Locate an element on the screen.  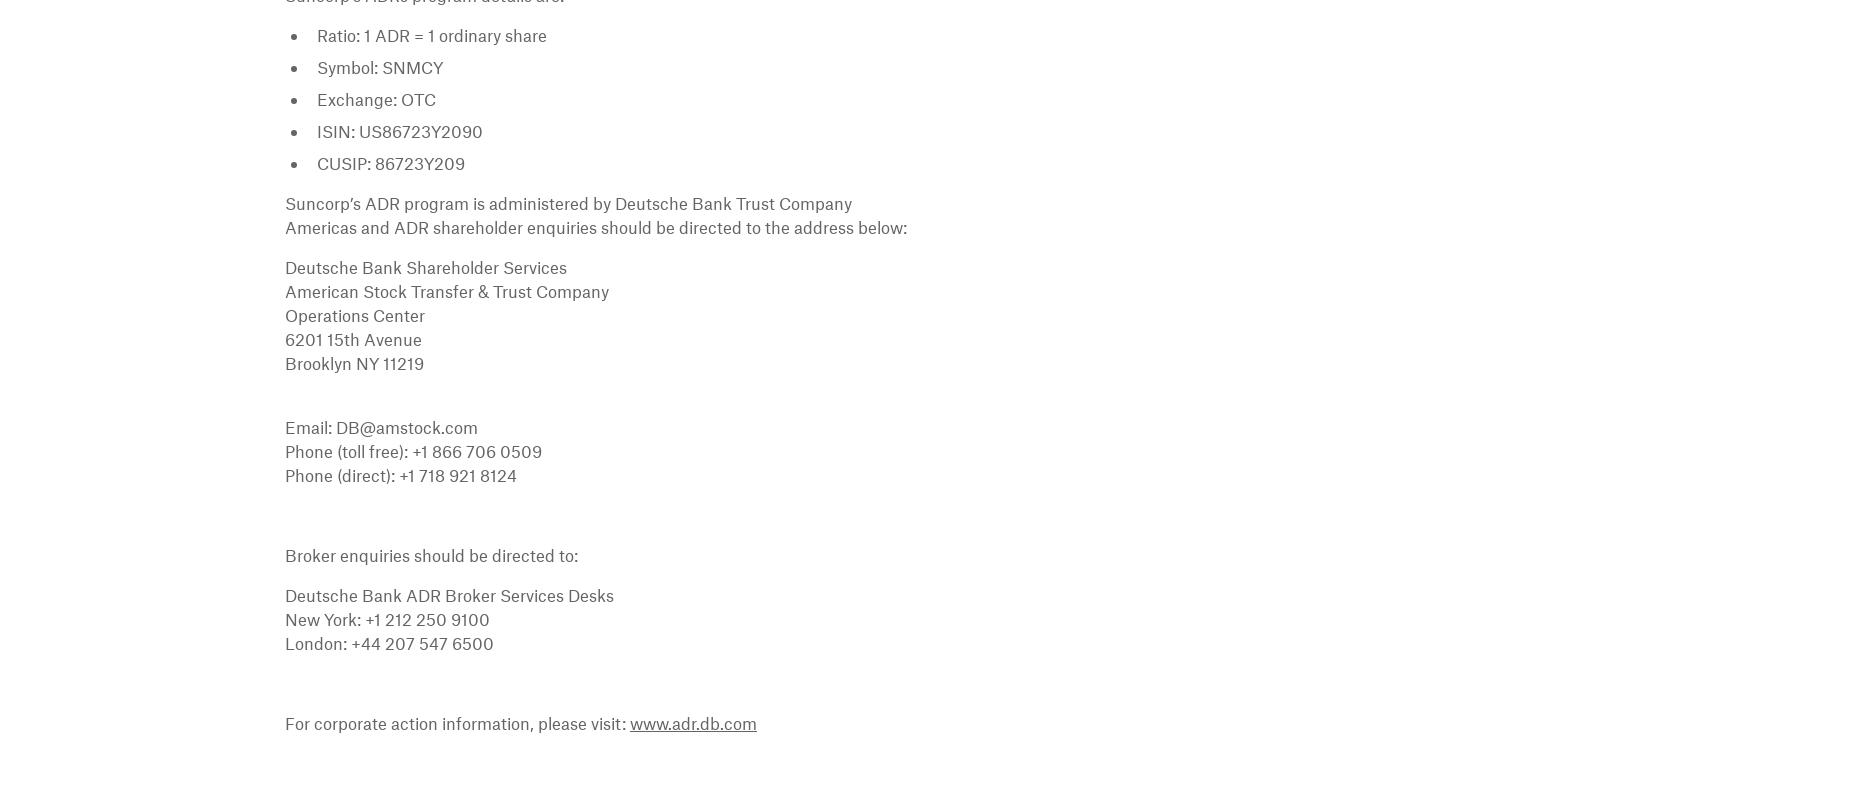
'6201 15th Avenue' is located at coordinates (352, 339).